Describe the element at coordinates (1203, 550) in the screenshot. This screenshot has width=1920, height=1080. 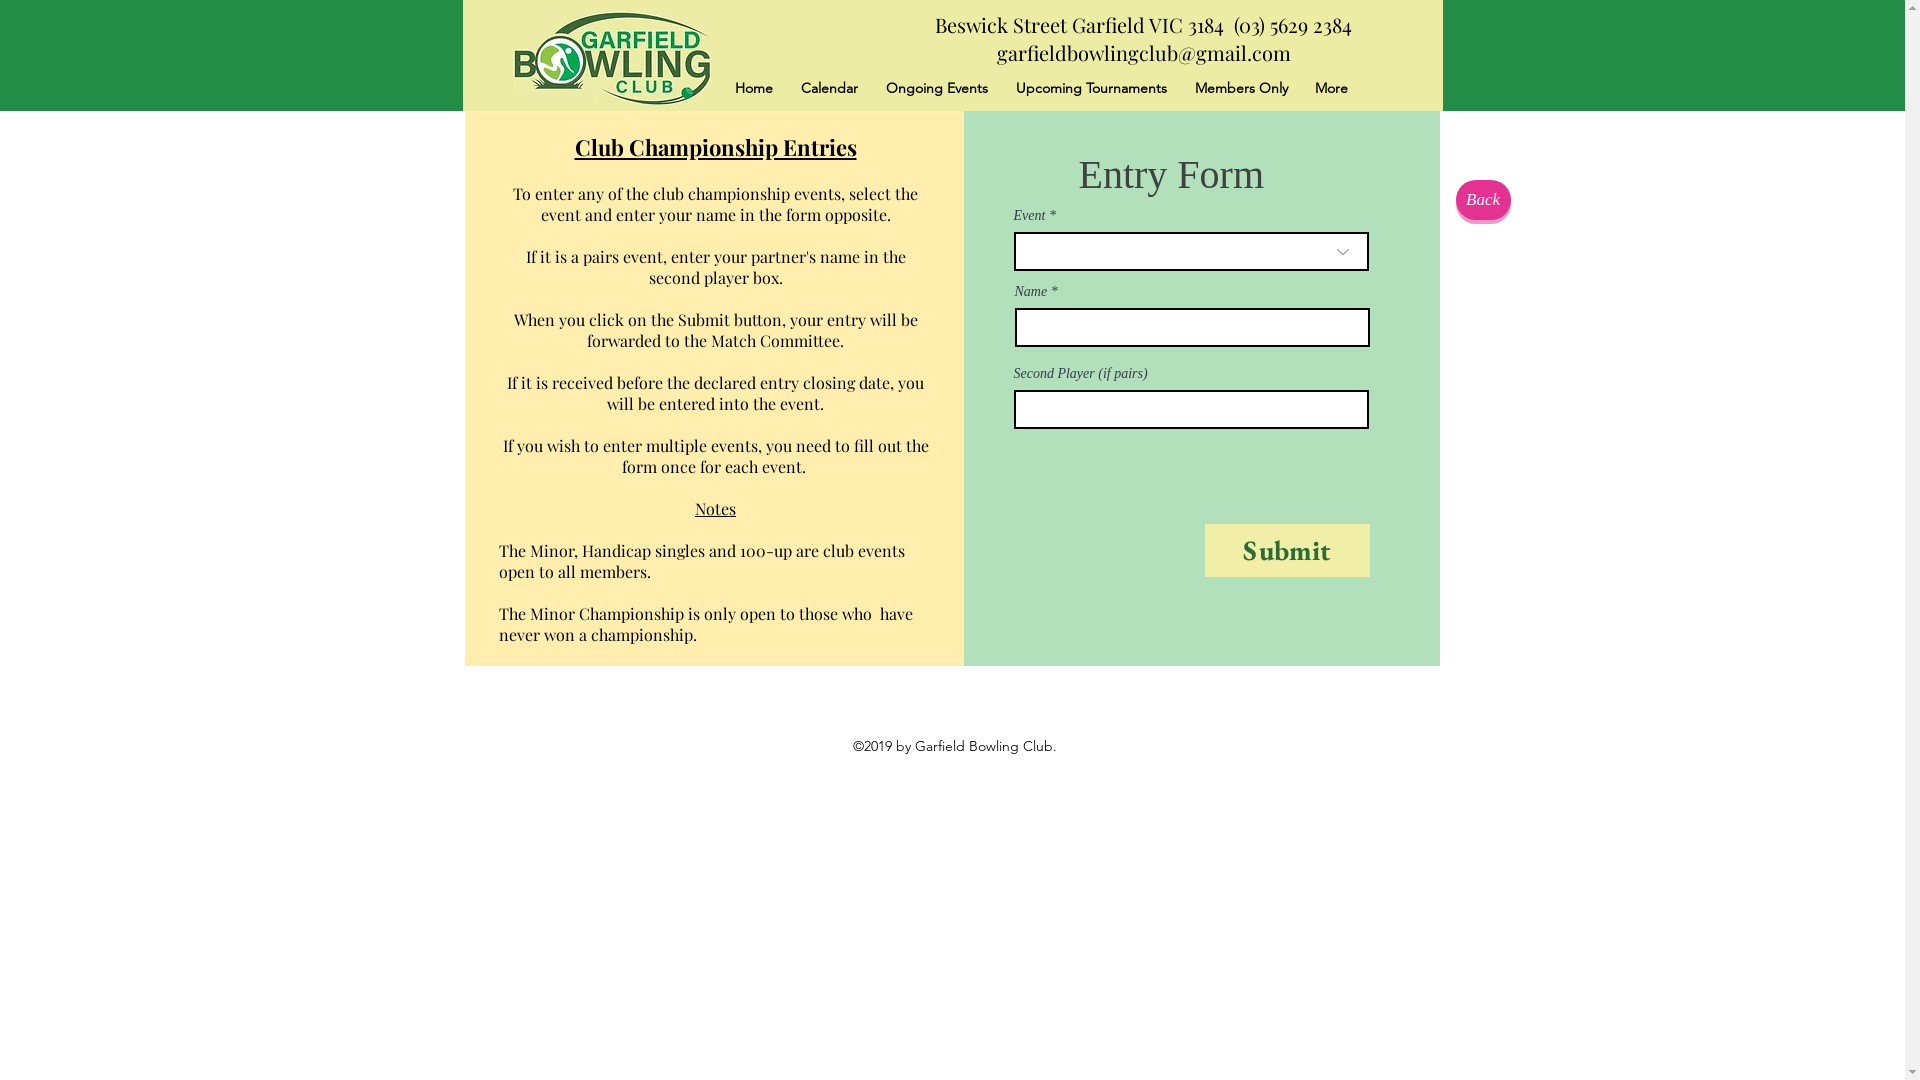
I see `'Submit'` at that location.